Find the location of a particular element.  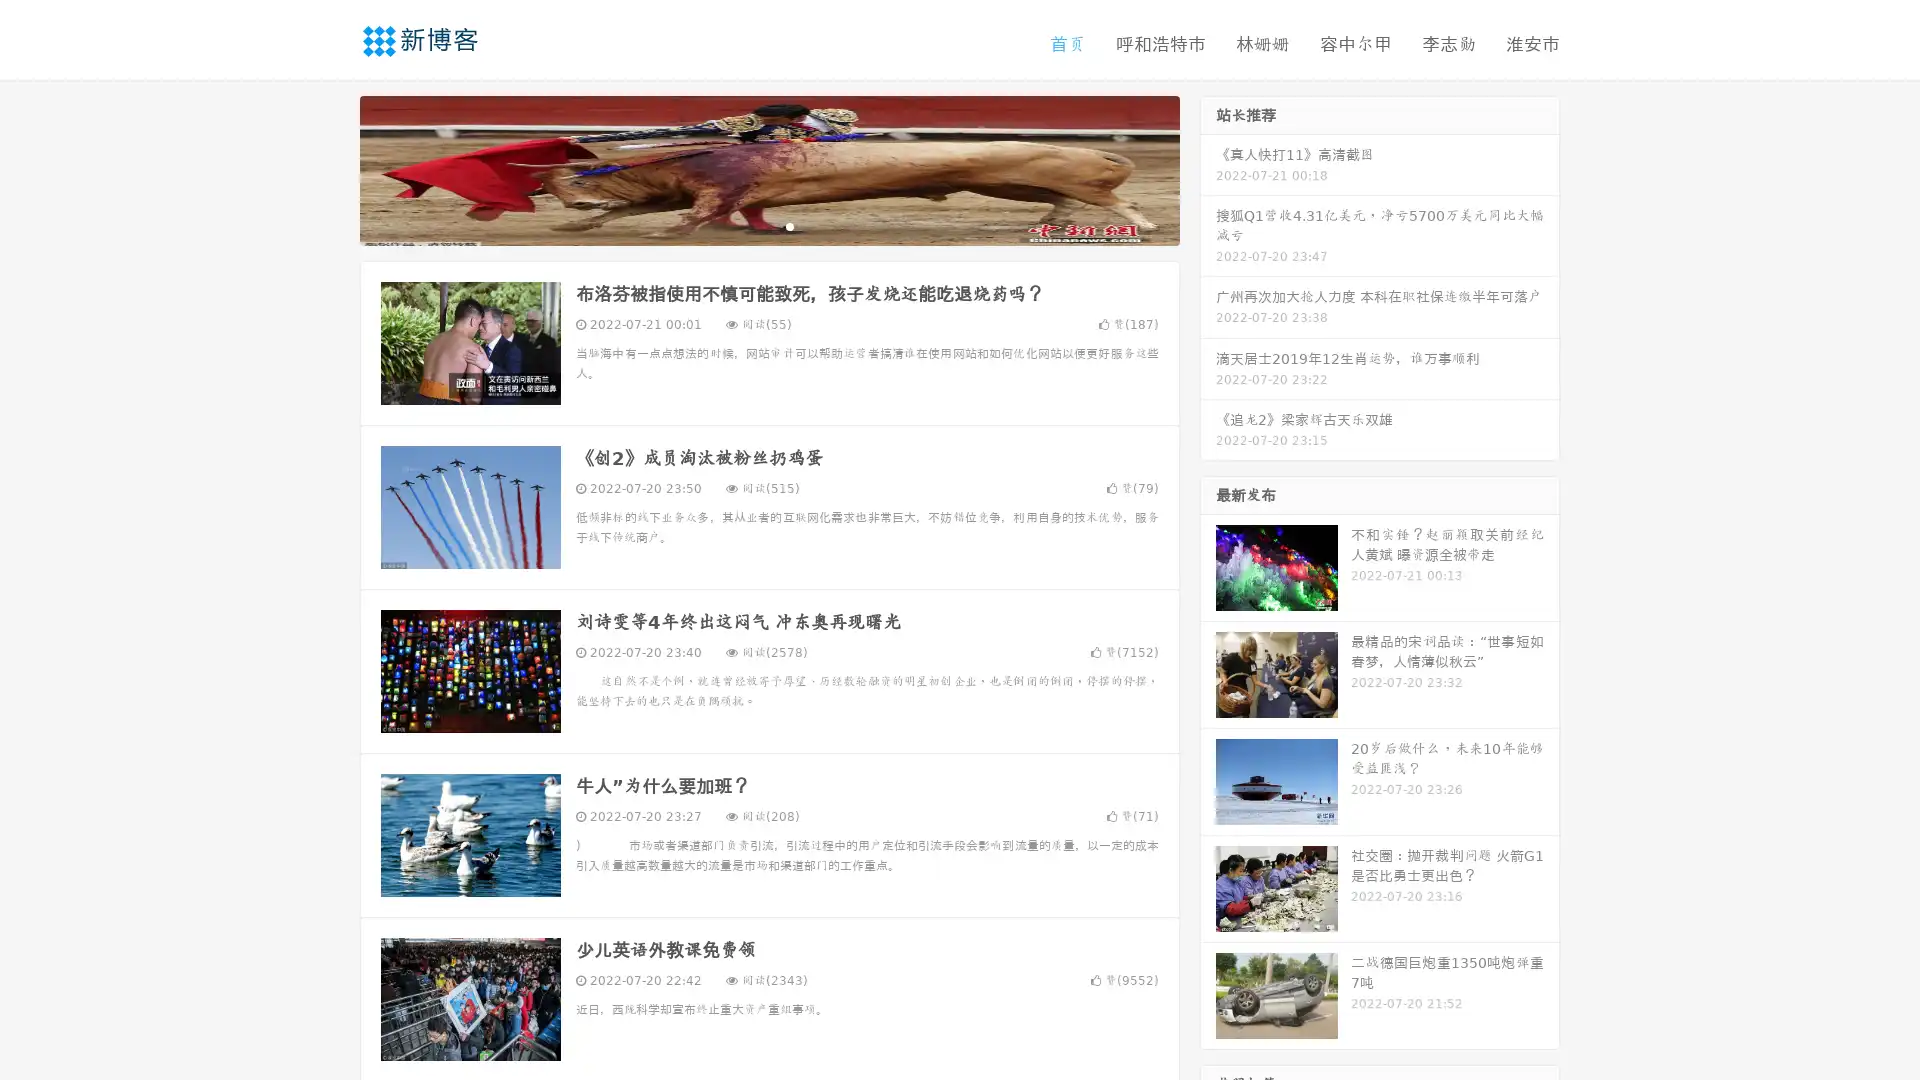

Go to slide 2 is located at coordinates (768, 225).